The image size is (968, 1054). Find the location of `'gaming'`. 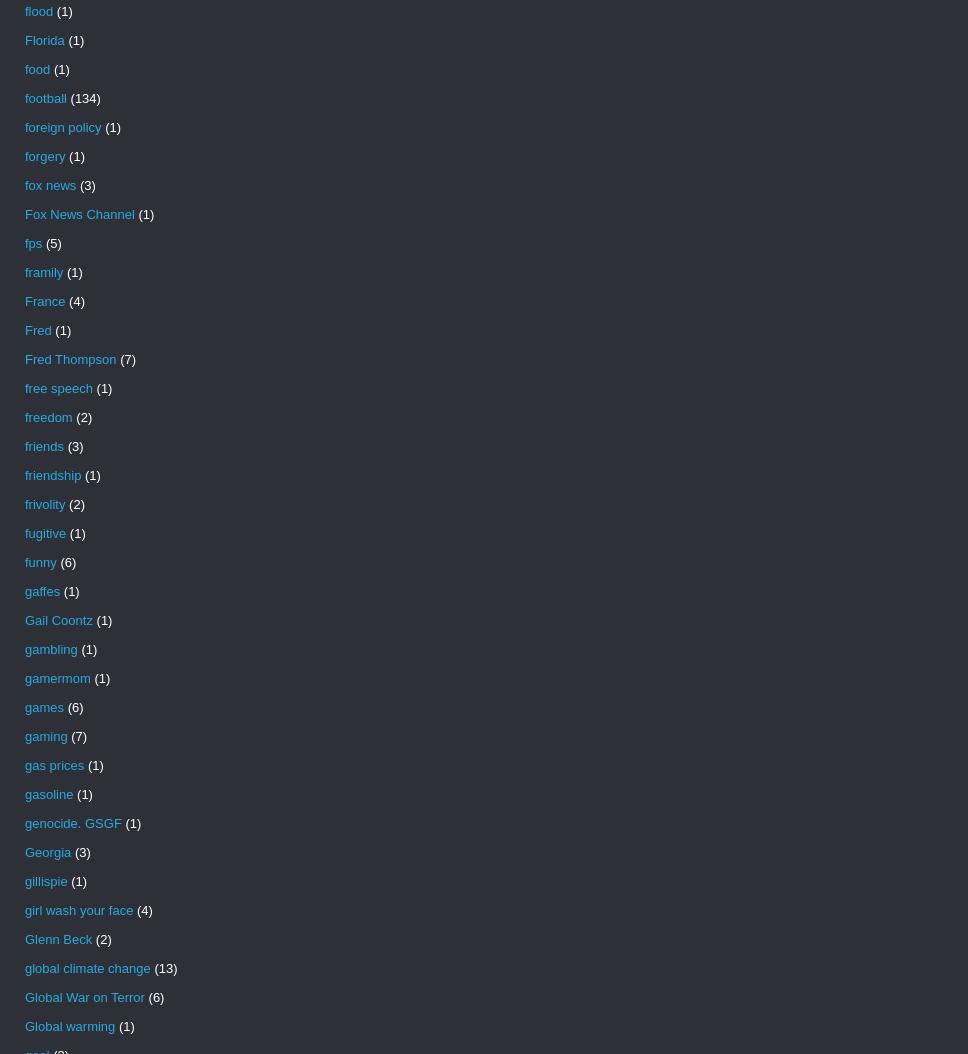

'gaming' is located at coordinates (44, 735).